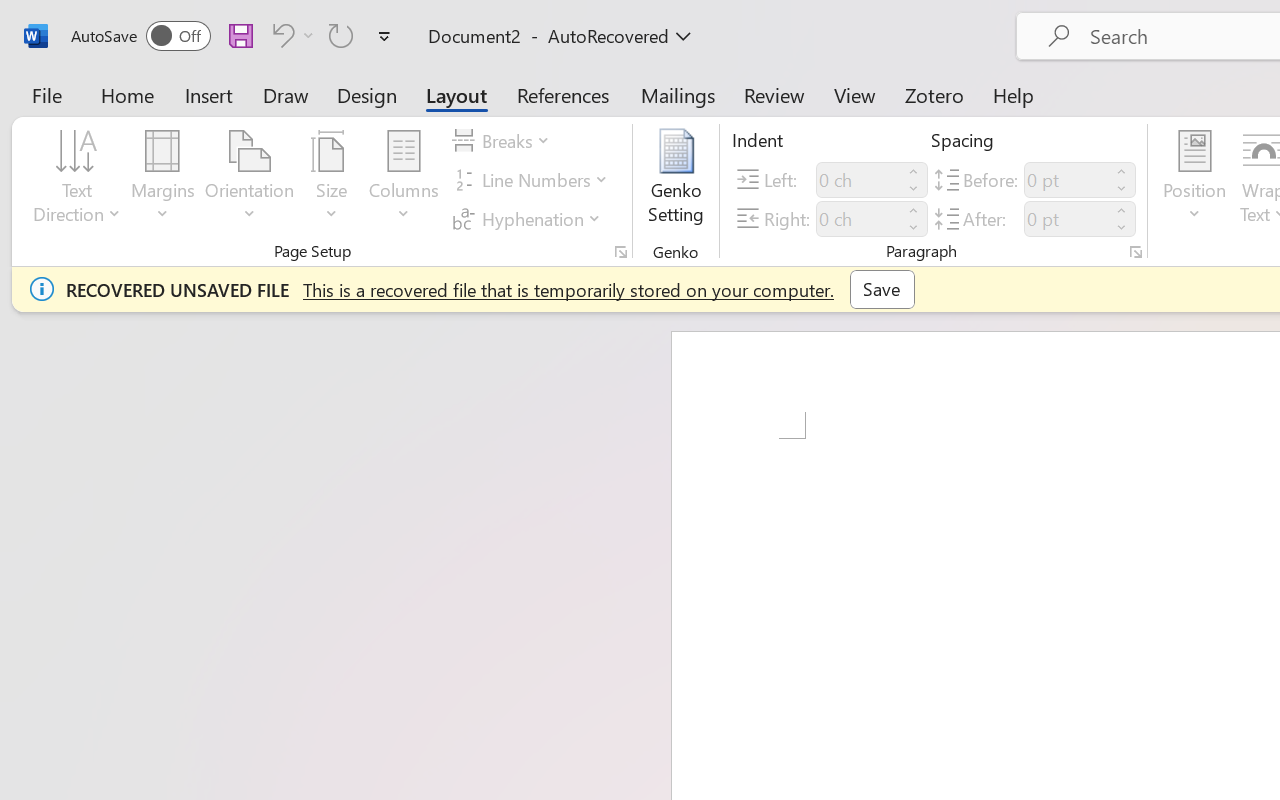  I want to click on 'Position', so click(1194, 179).